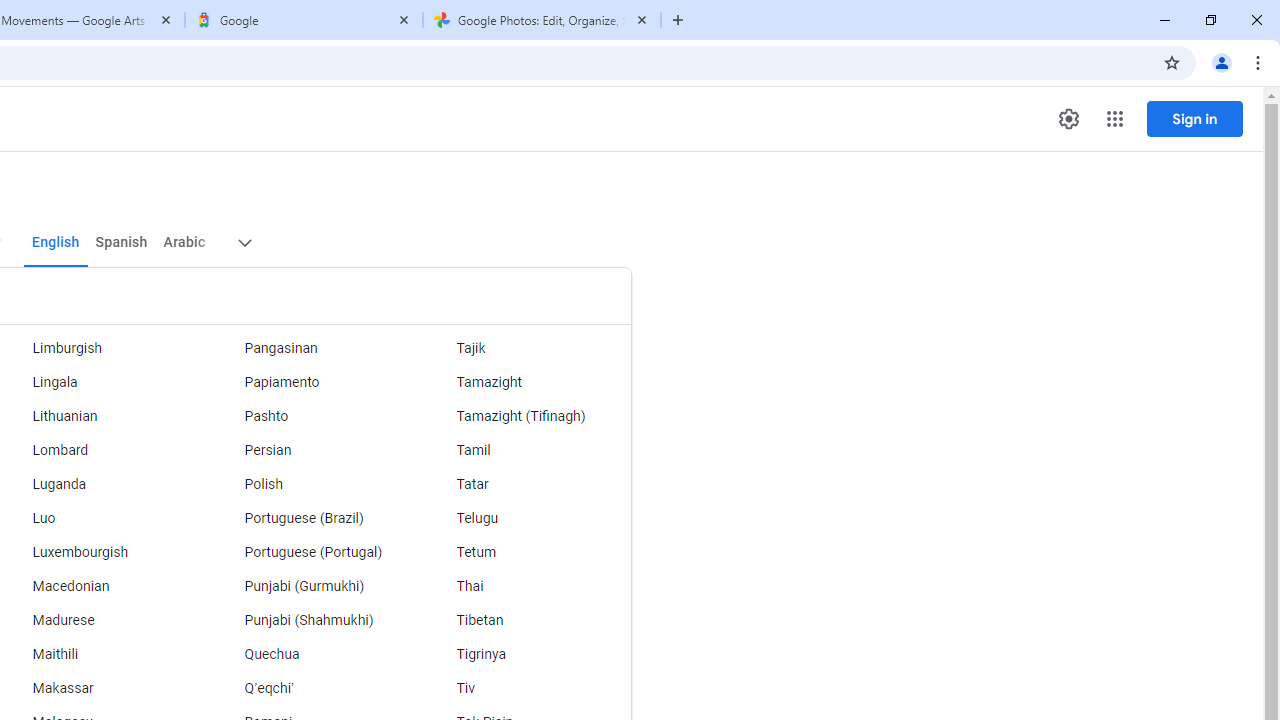  I want to click on 'Pangasinan', so click(311, 347).